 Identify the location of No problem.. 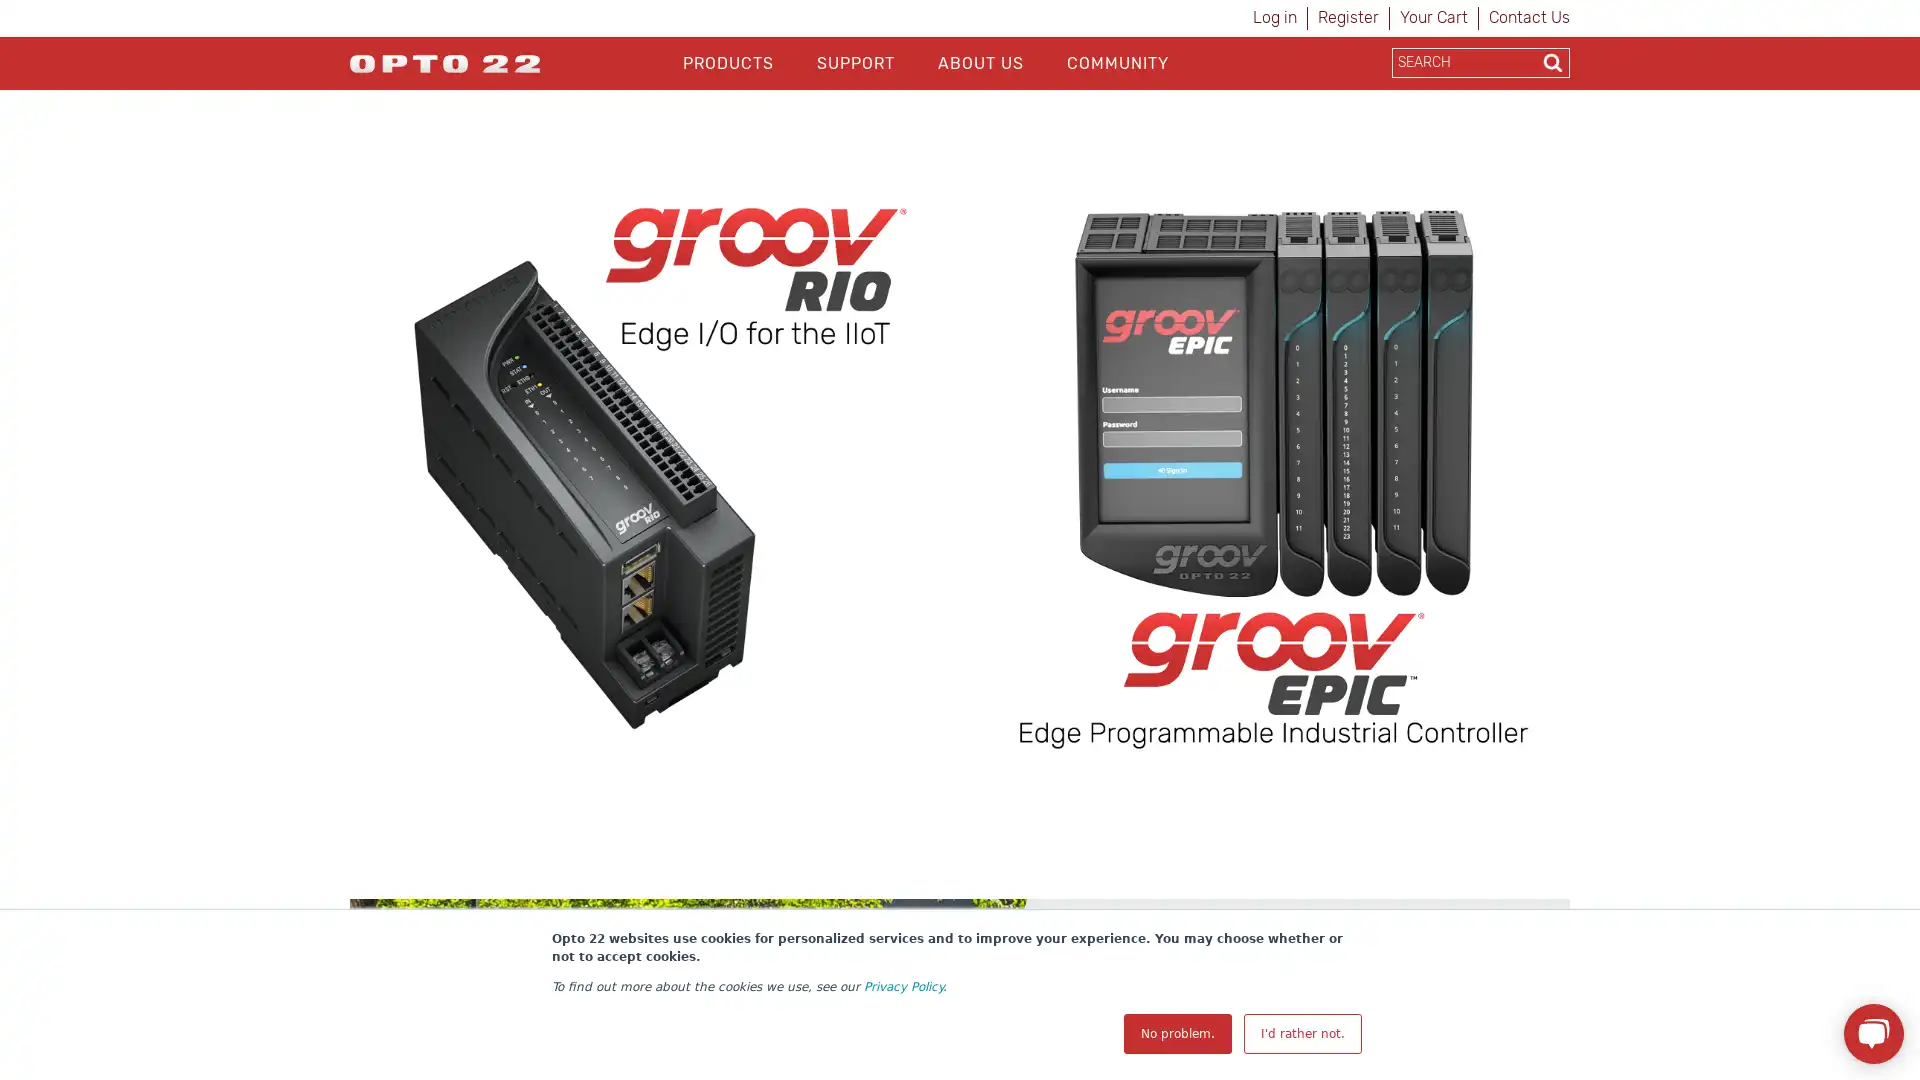
(1177, 1033).